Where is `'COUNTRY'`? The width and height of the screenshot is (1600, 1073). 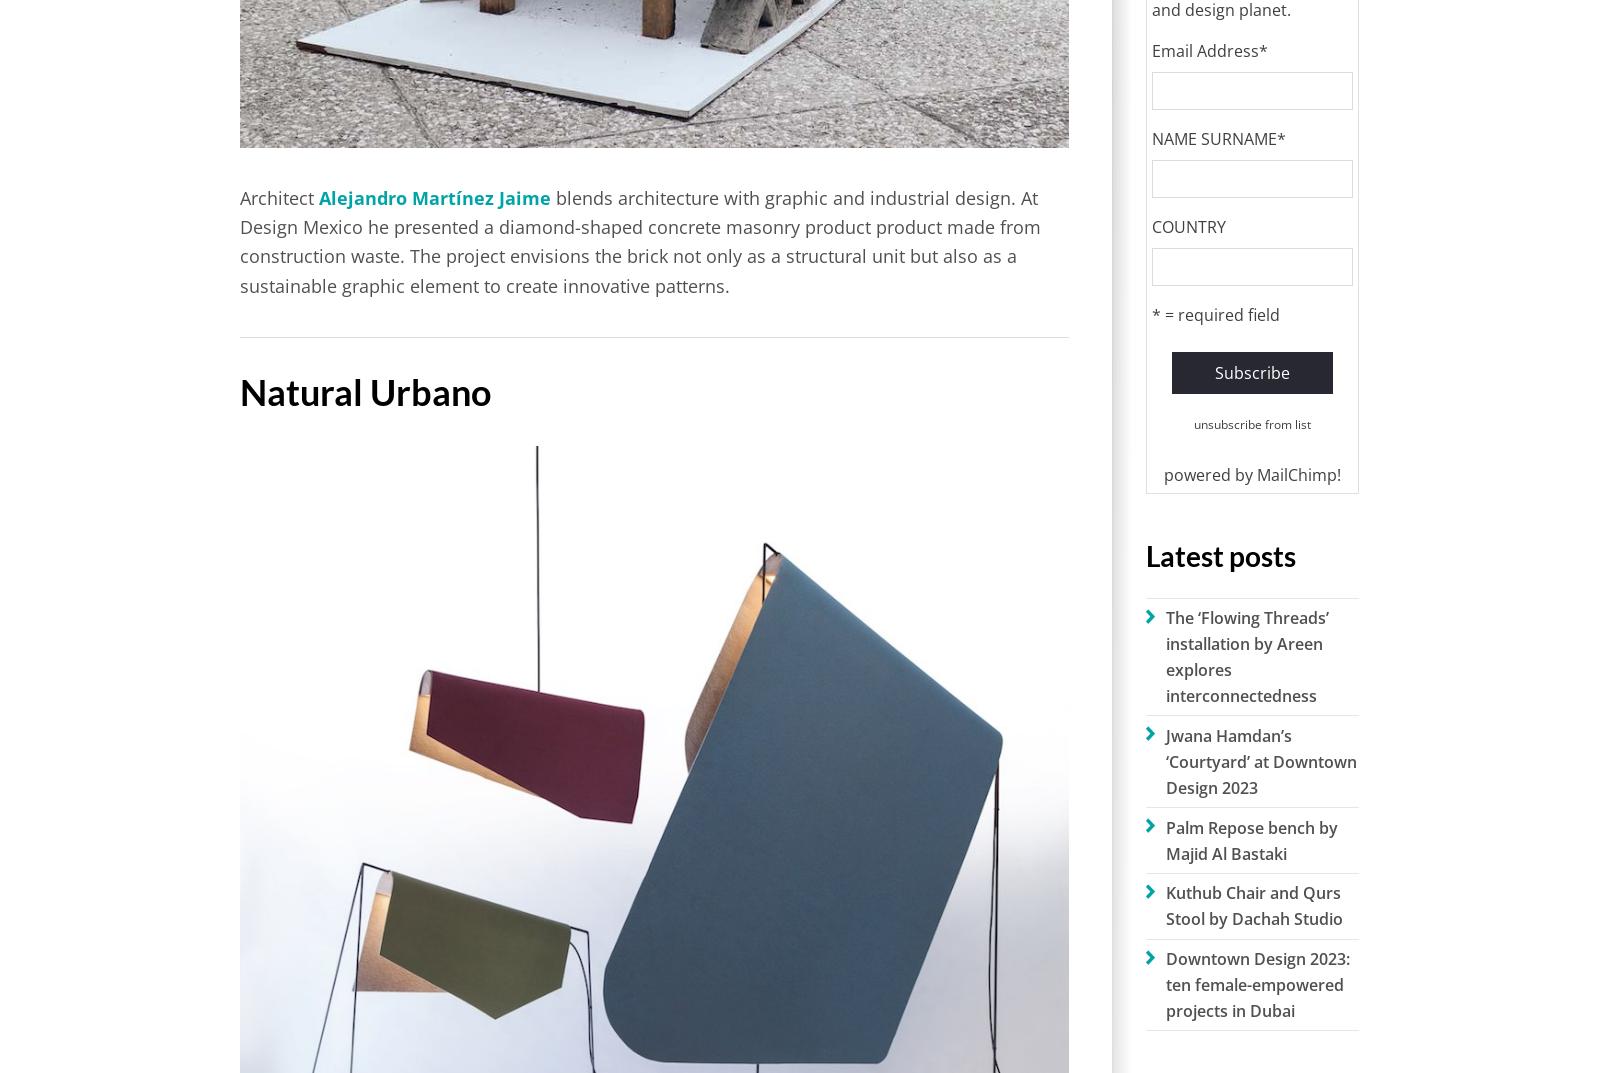 'COUNTRY' is located at coordinates (1188, 225).